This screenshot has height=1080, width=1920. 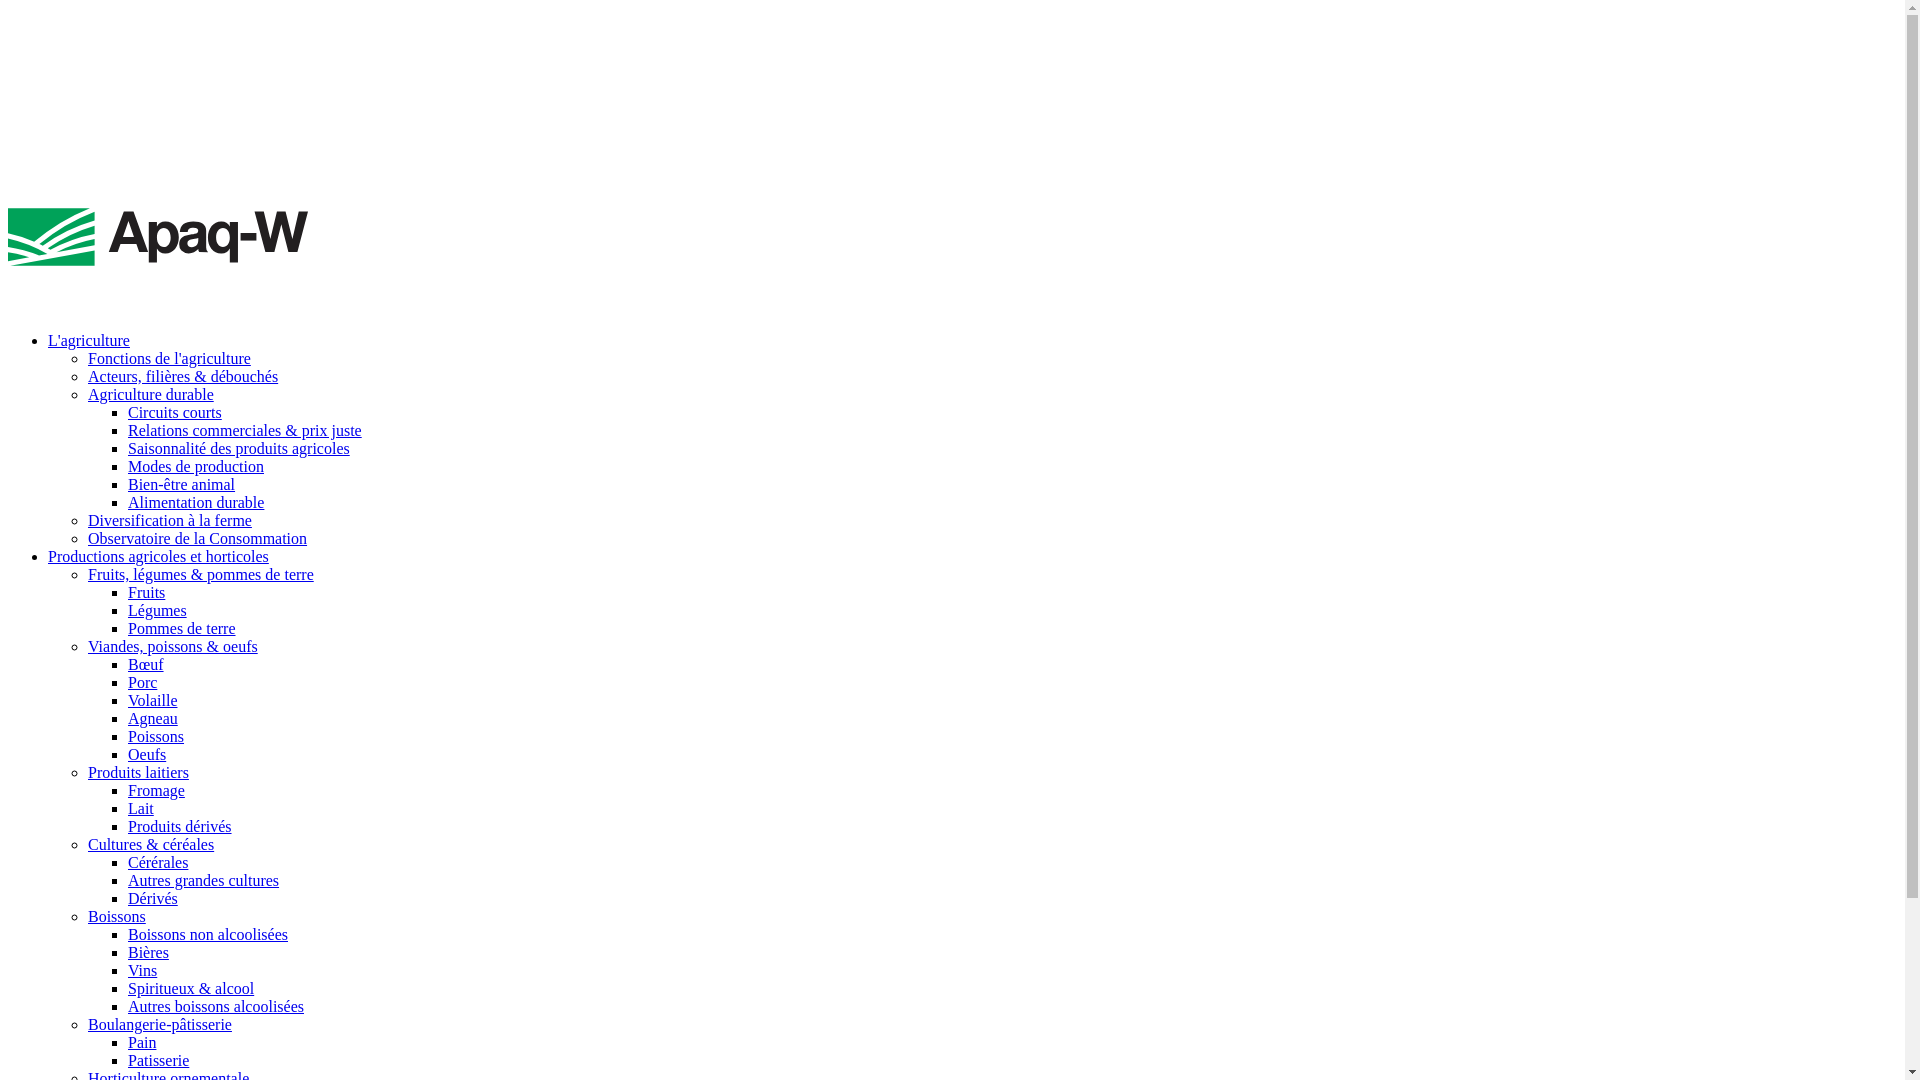 What do you see at coordinates (127, 807) in the screenshot?
I see `'Lait'` at bounding box center [127, 807].